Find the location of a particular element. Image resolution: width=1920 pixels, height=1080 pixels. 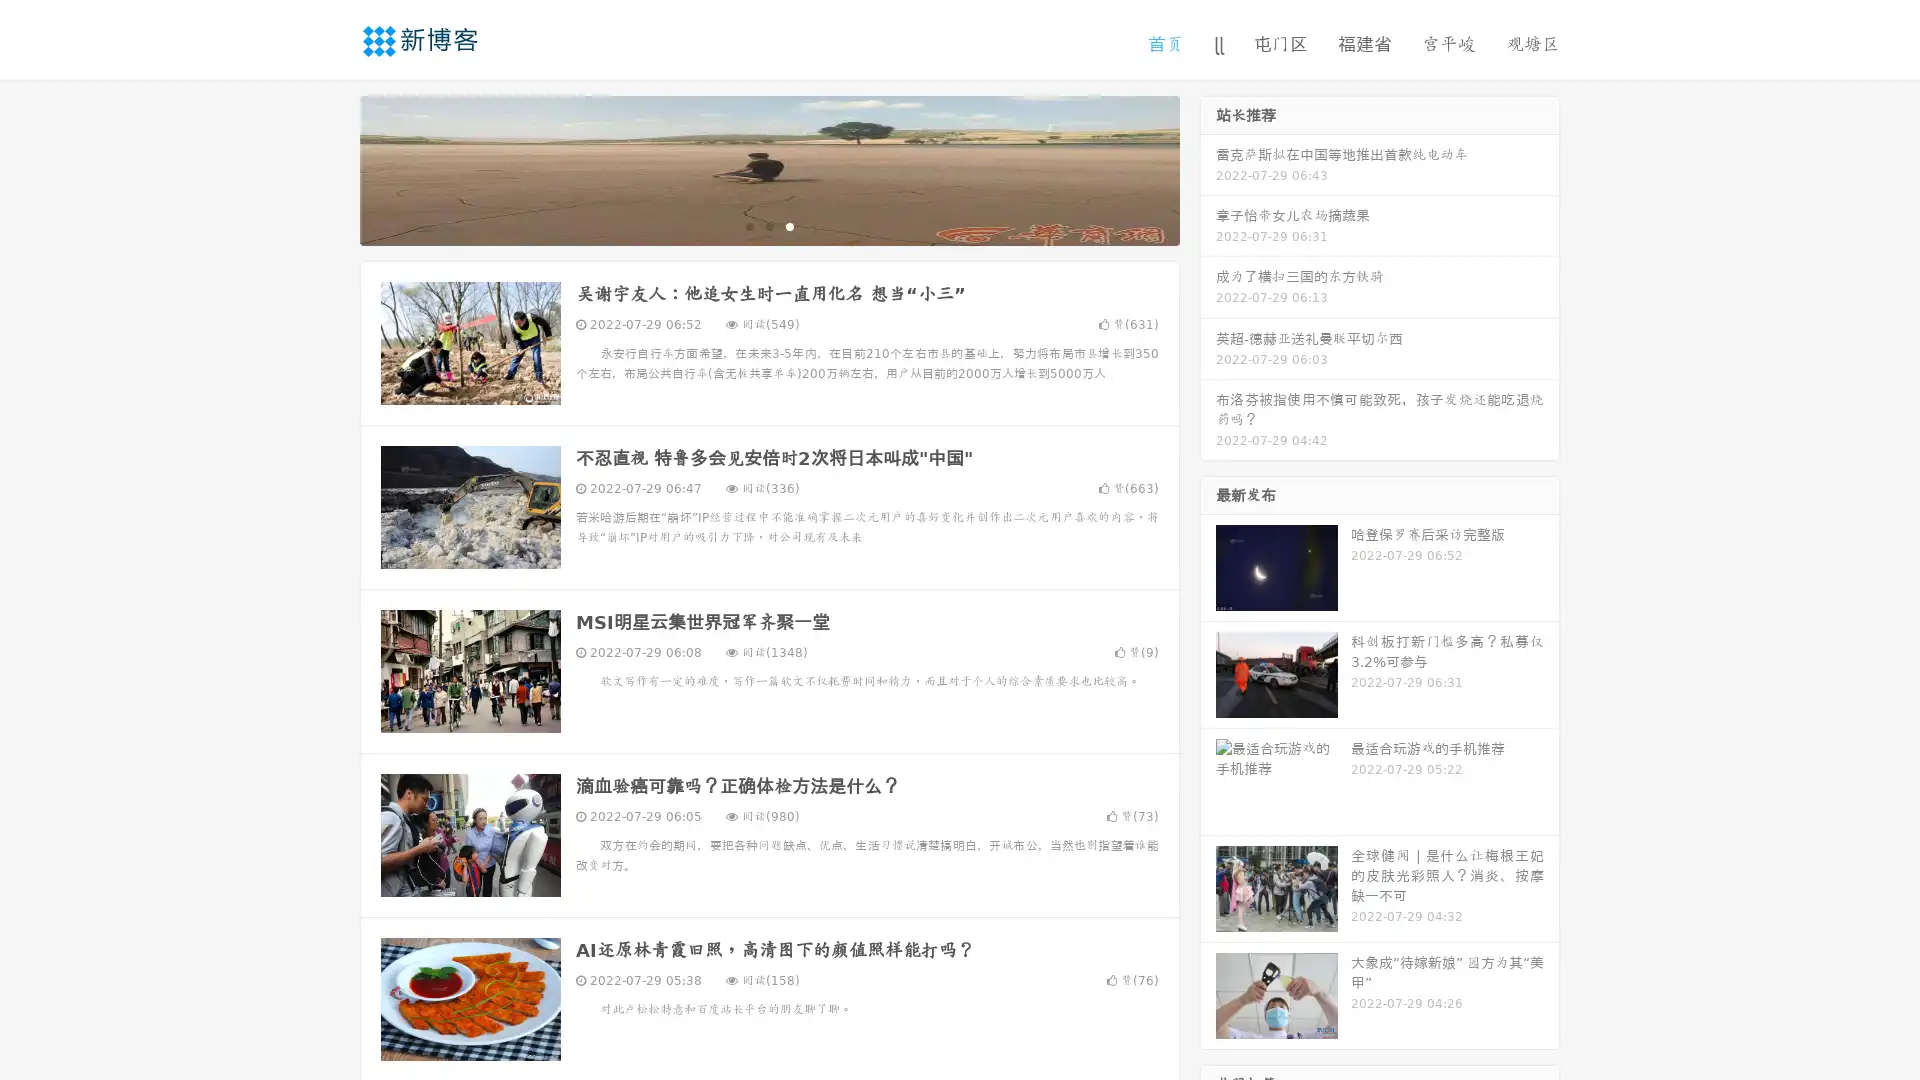

Next slide is located at coordinates (1208, 168).